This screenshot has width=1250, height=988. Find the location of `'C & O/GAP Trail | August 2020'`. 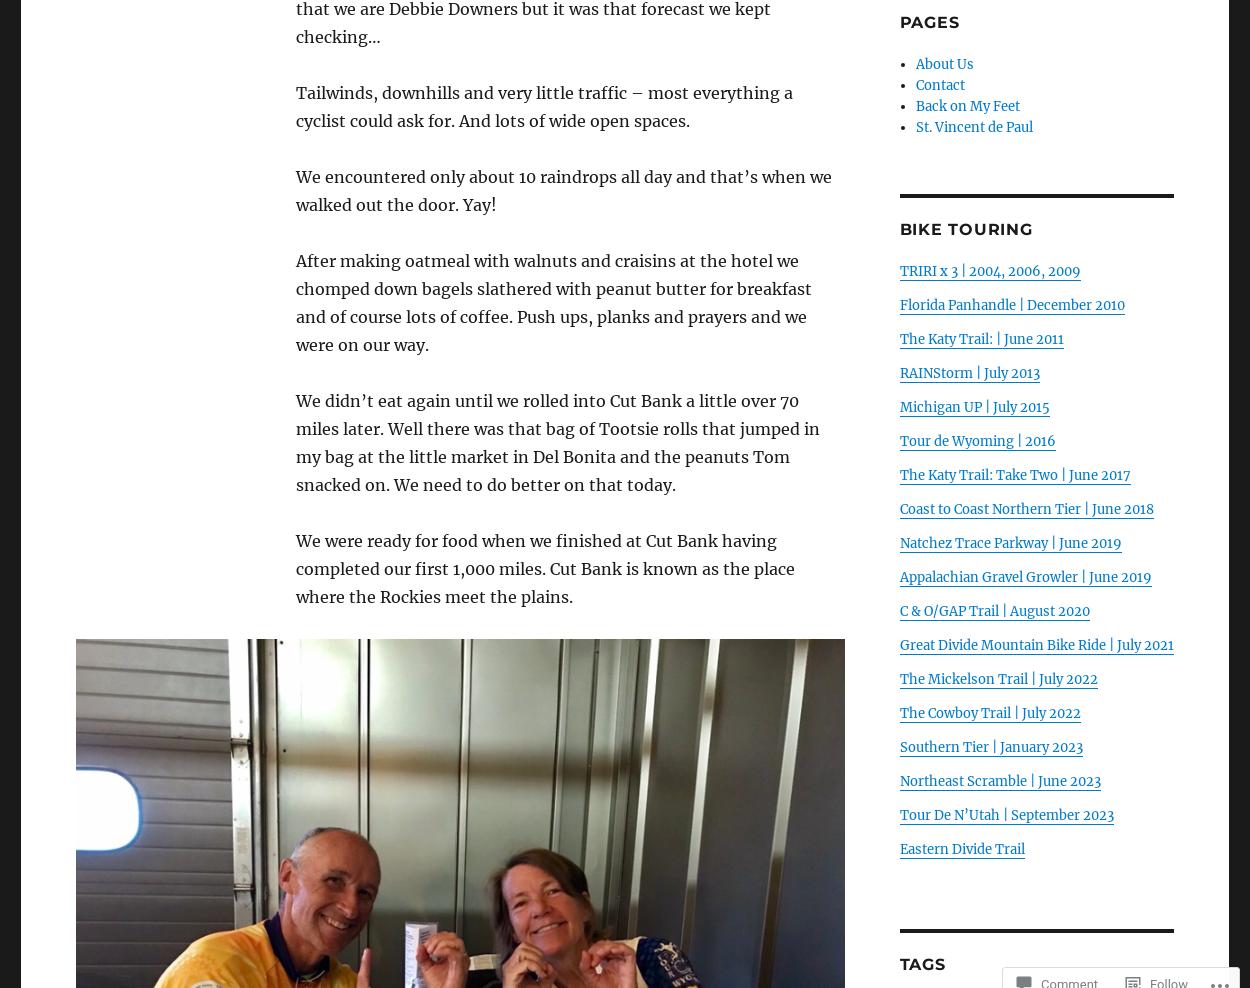

'C & O/GAP Trail | August 2020' is located at coordinates (898, 611).